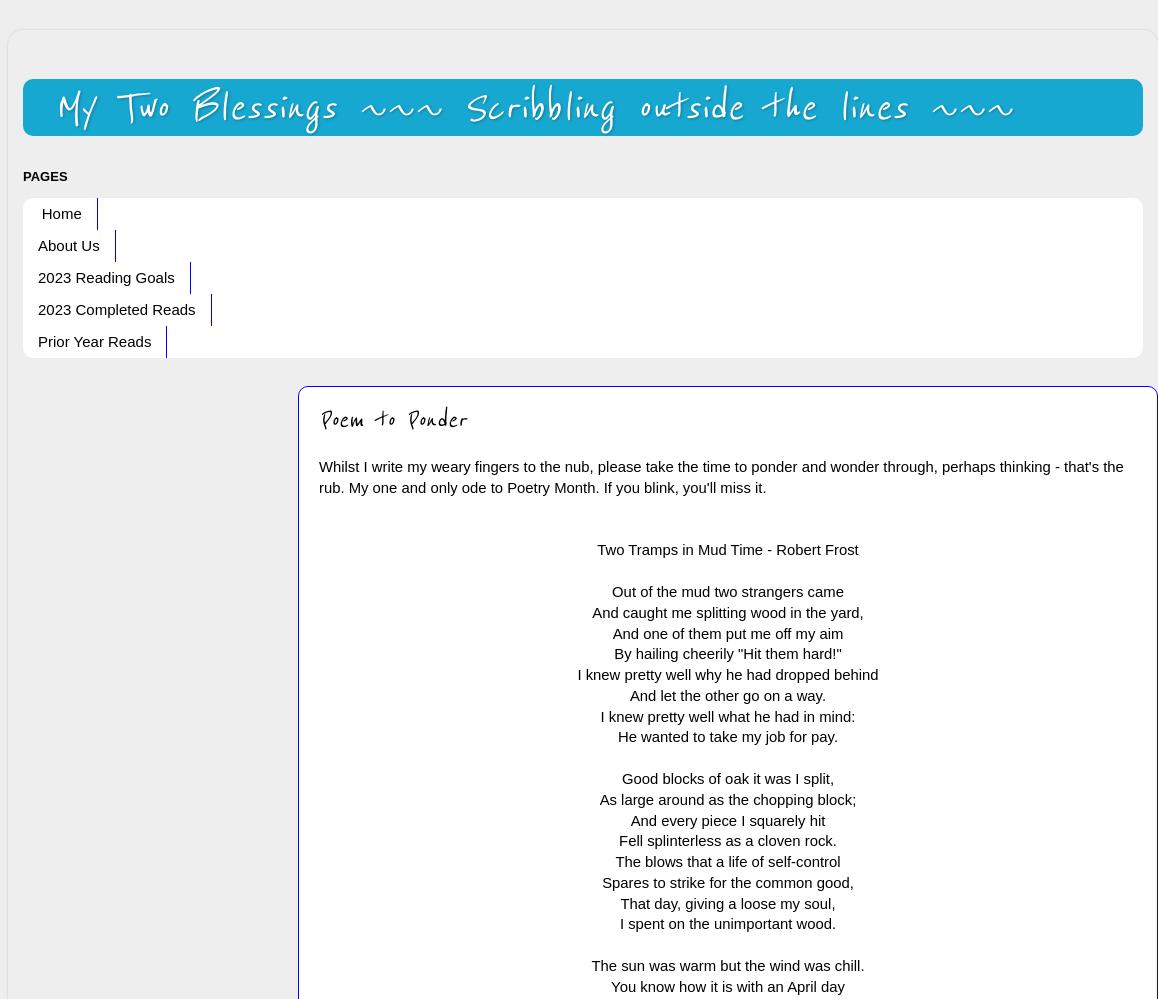  I want to click on 'The blows that a life of self-control', so click(614, 861).